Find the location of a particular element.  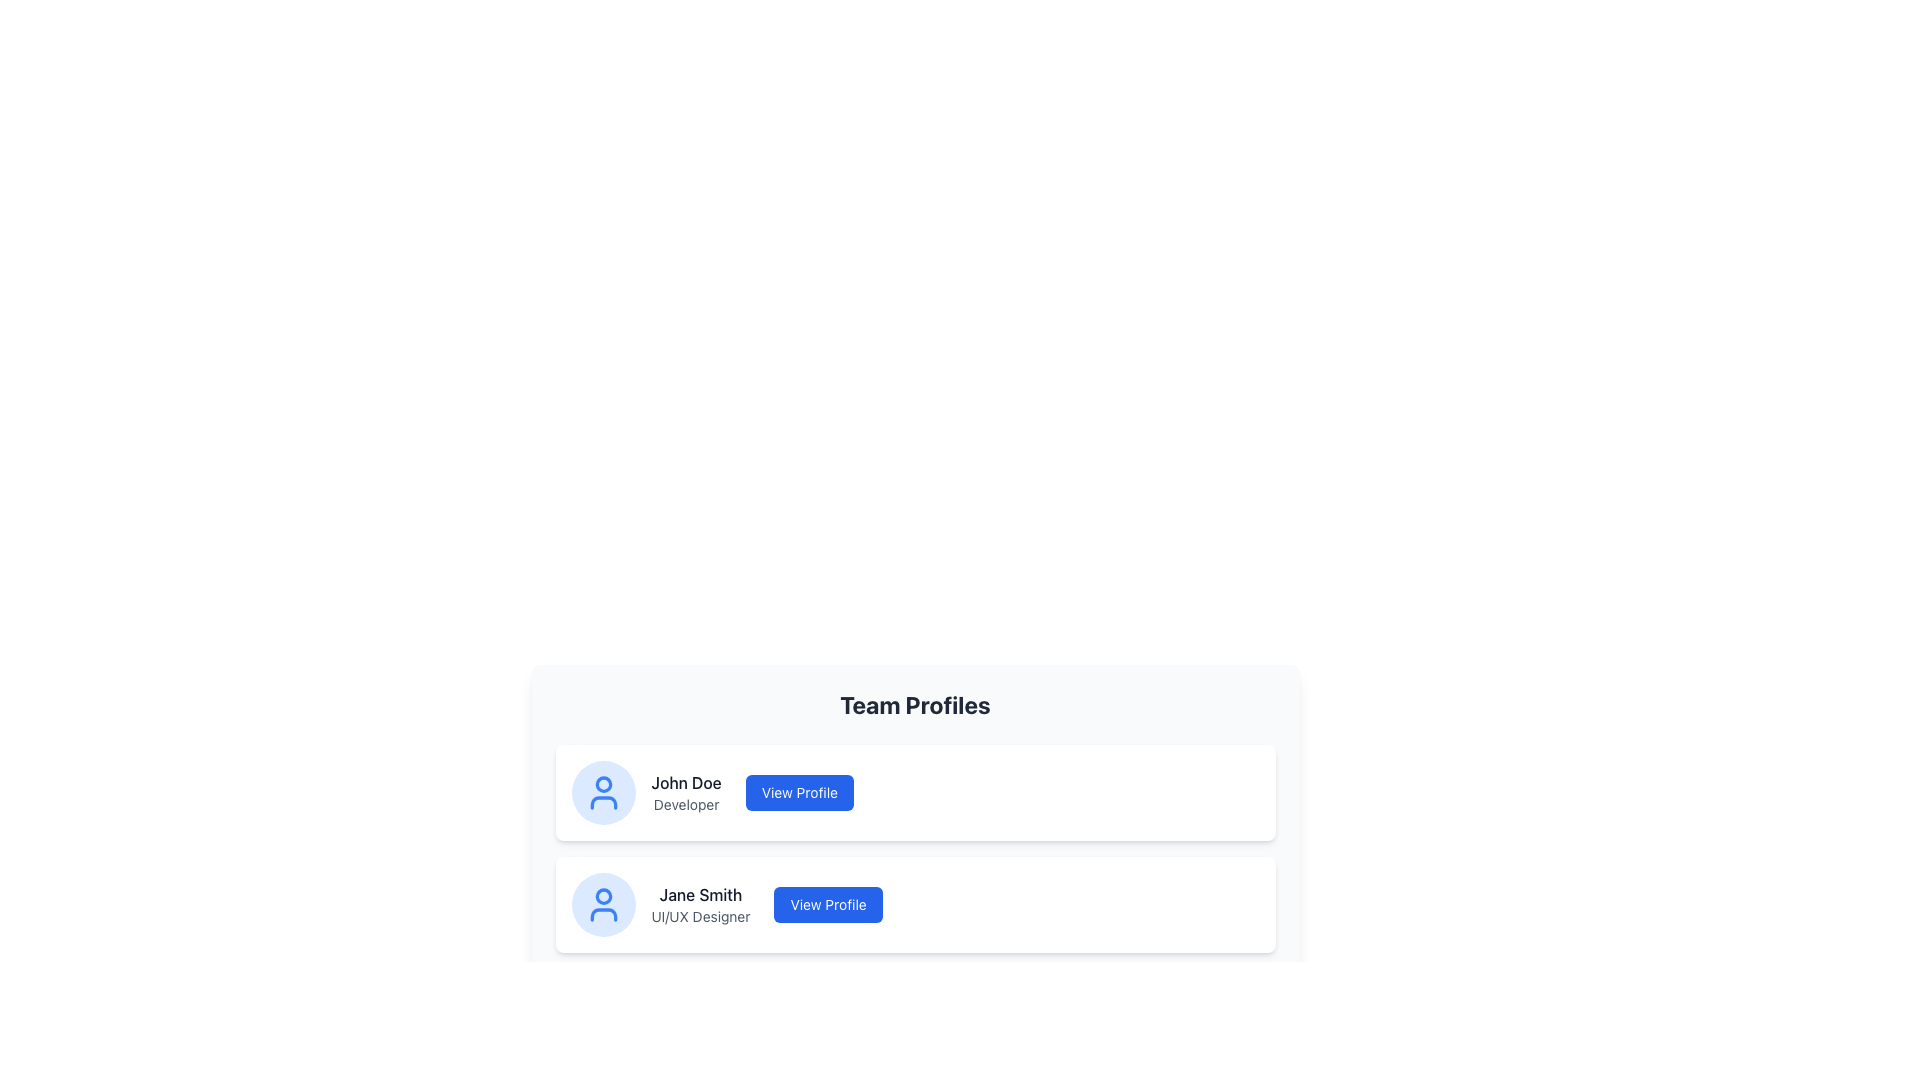

the text label displaying 'UI/UX Designer', which is styled in gray and positioned underneath 'Jane Smith' is located at coordinates (700, 917).